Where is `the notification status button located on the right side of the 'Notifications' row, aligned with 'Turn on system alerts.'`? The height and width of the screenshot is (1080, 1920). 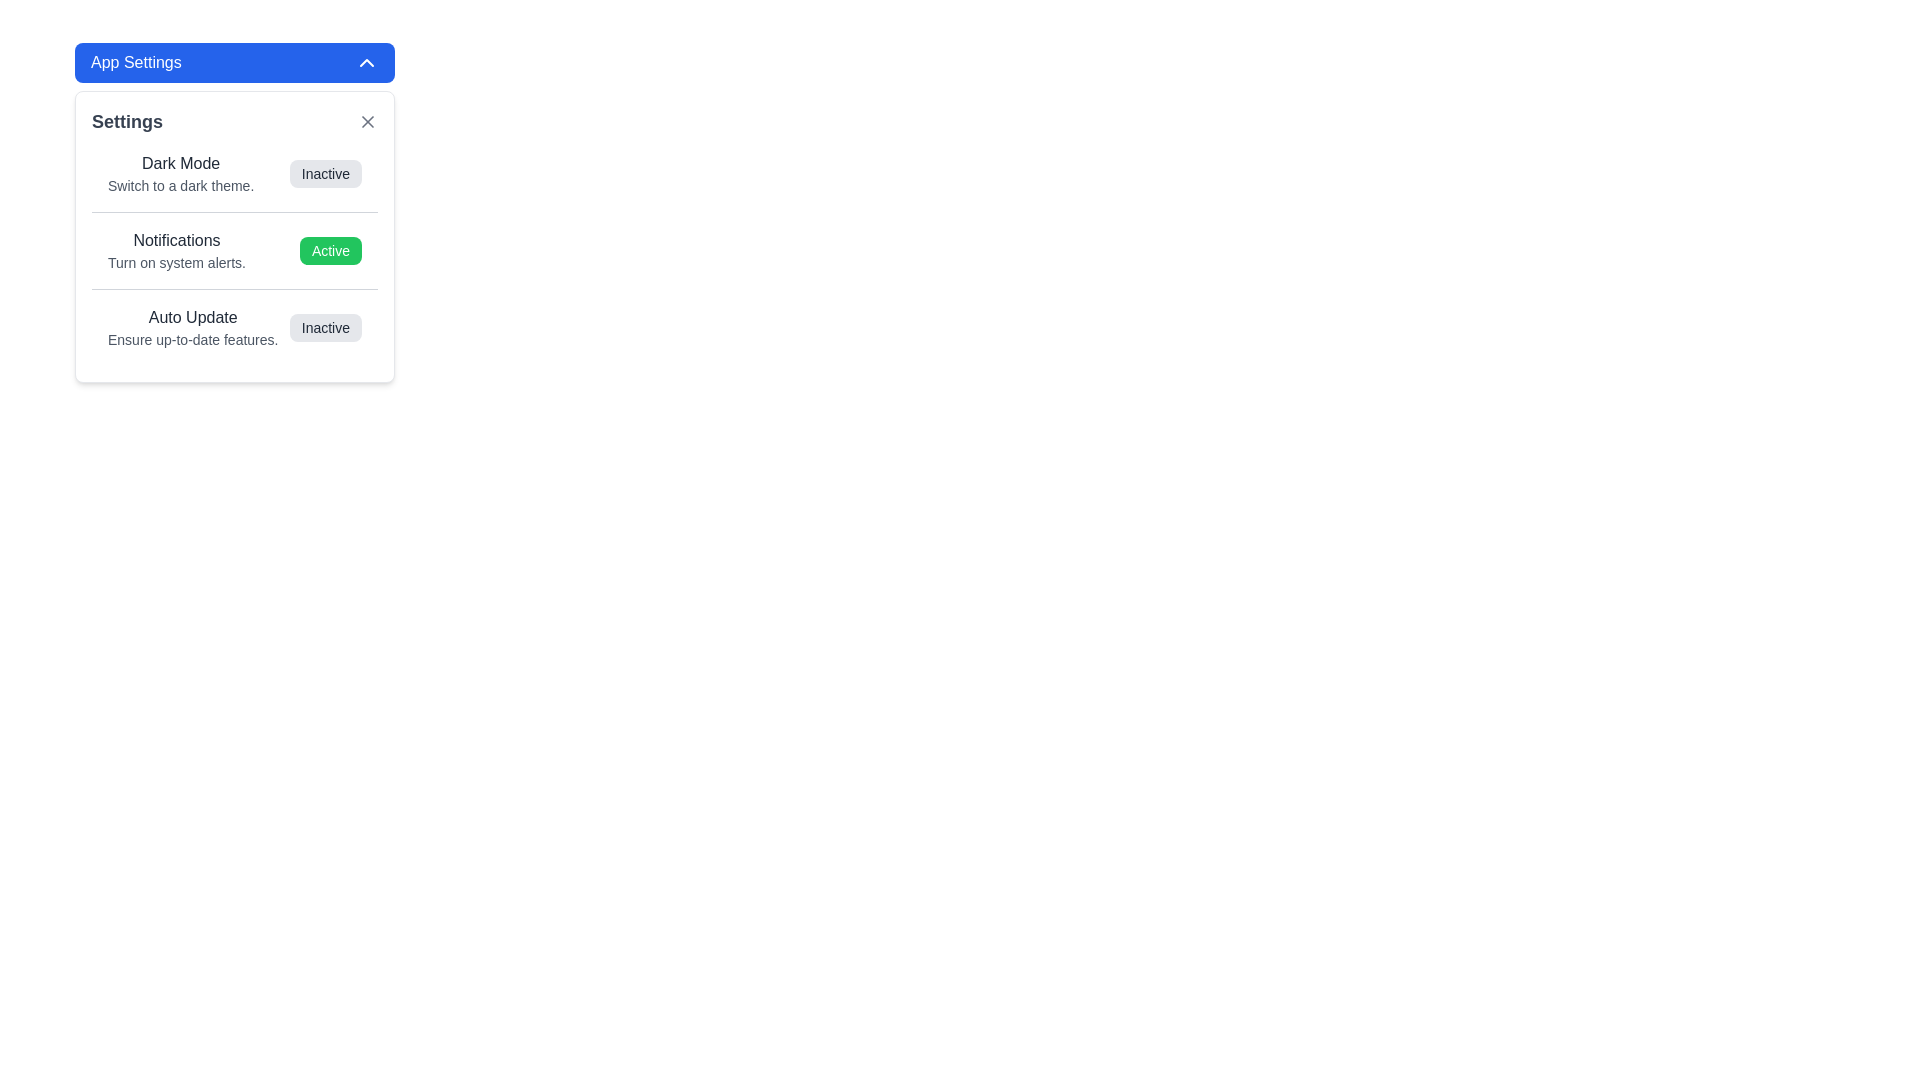
the notification status button located on the right side of the 'Notifications' row, aligned with 'Turn on system alerts.' is located at coordinates (331, 249).